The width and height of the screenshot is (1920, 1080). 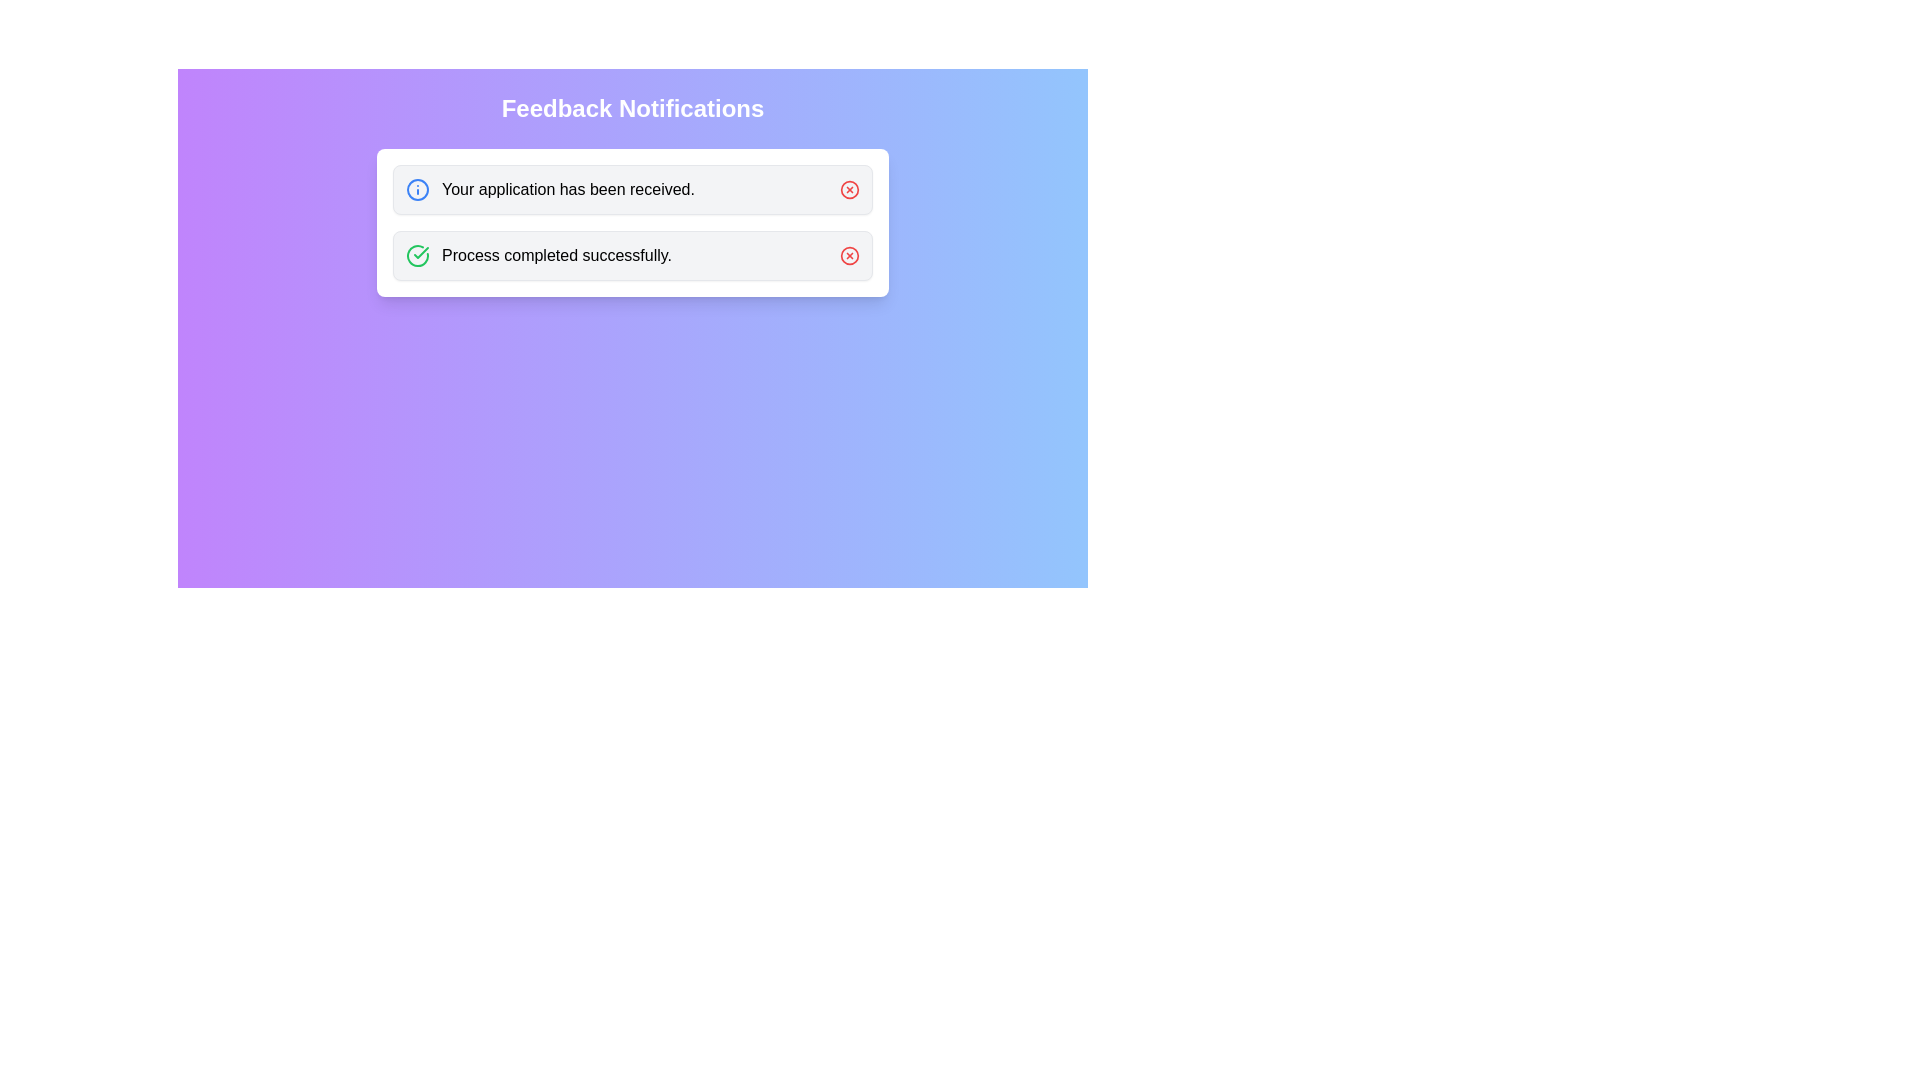 What do you see at coordinates (538, 254) in the screenshot?
I see `the static informational text that reads 'Process completed successfully.' with a green checkmark icon on its left` at bounding box center [538, 254].